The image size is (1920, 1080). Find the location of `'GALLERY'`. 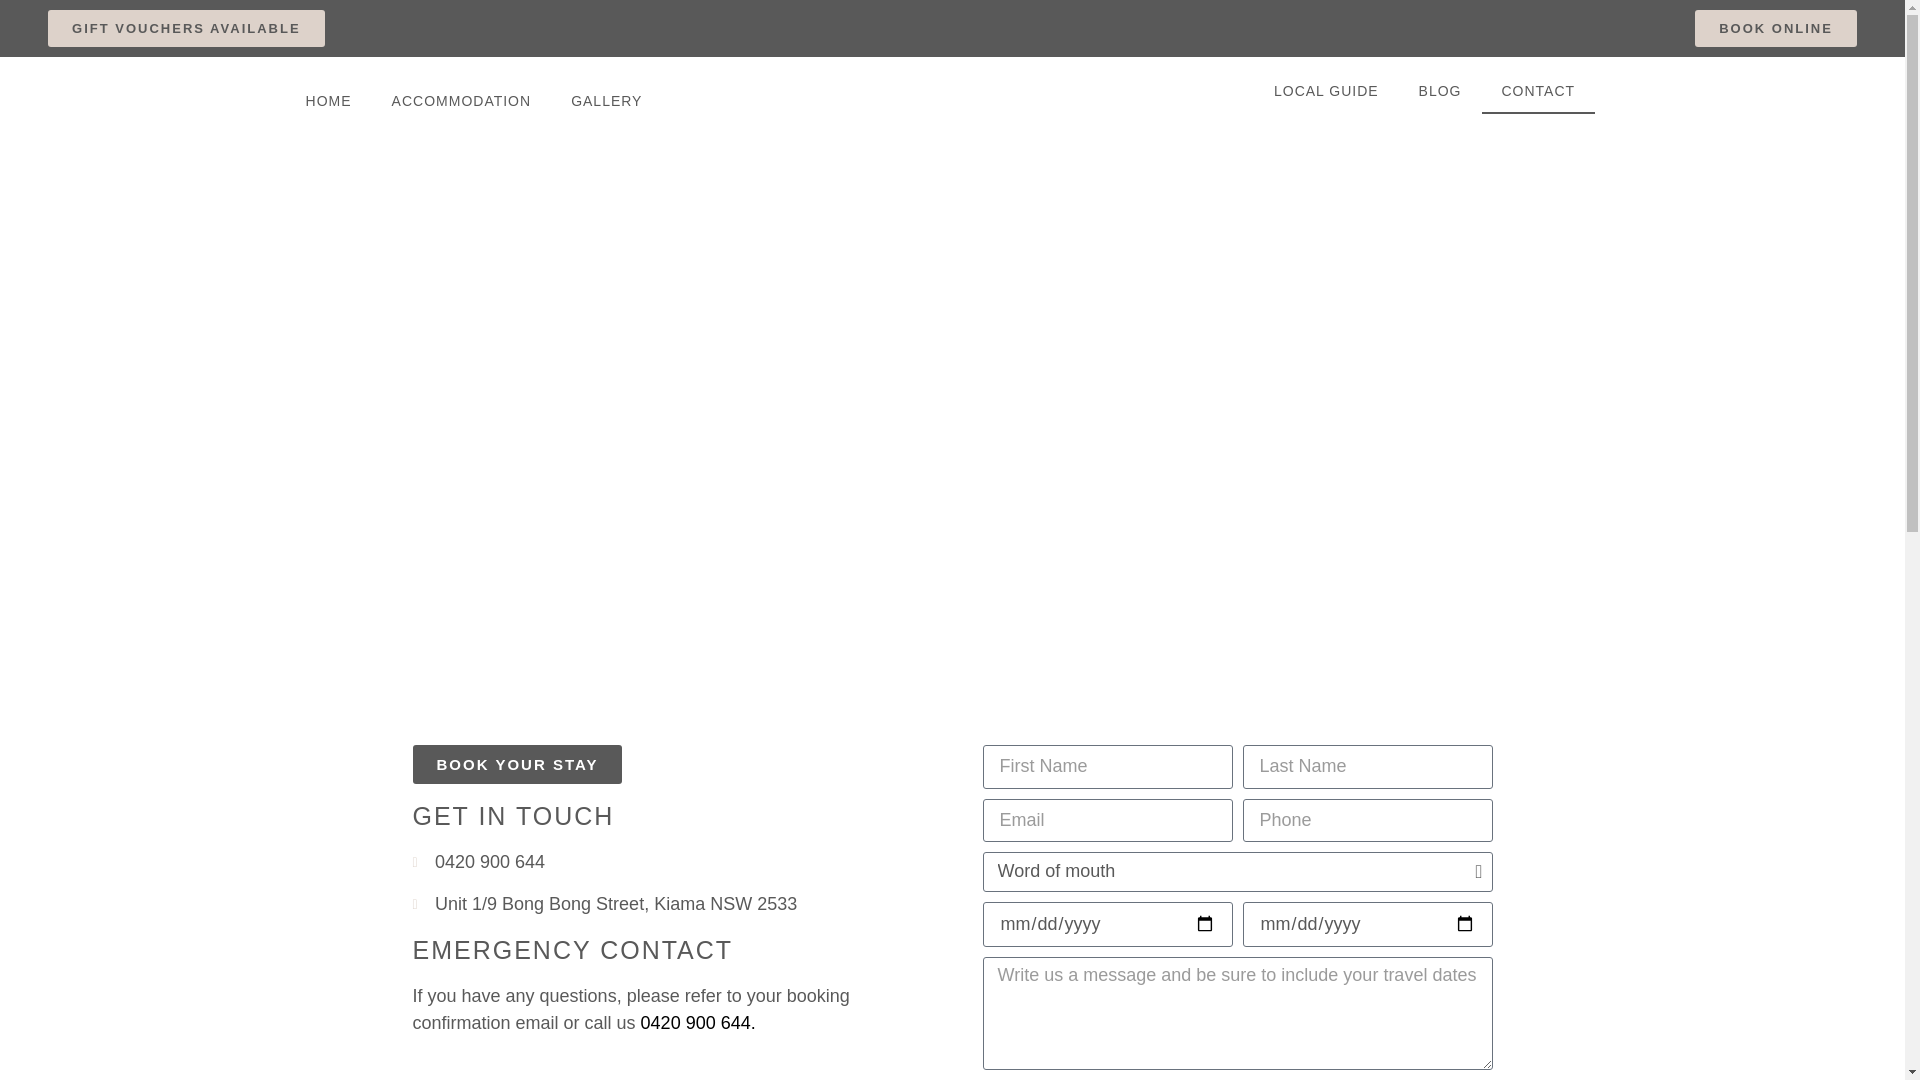

'GALLERY' is located at coordinates (605, 100).